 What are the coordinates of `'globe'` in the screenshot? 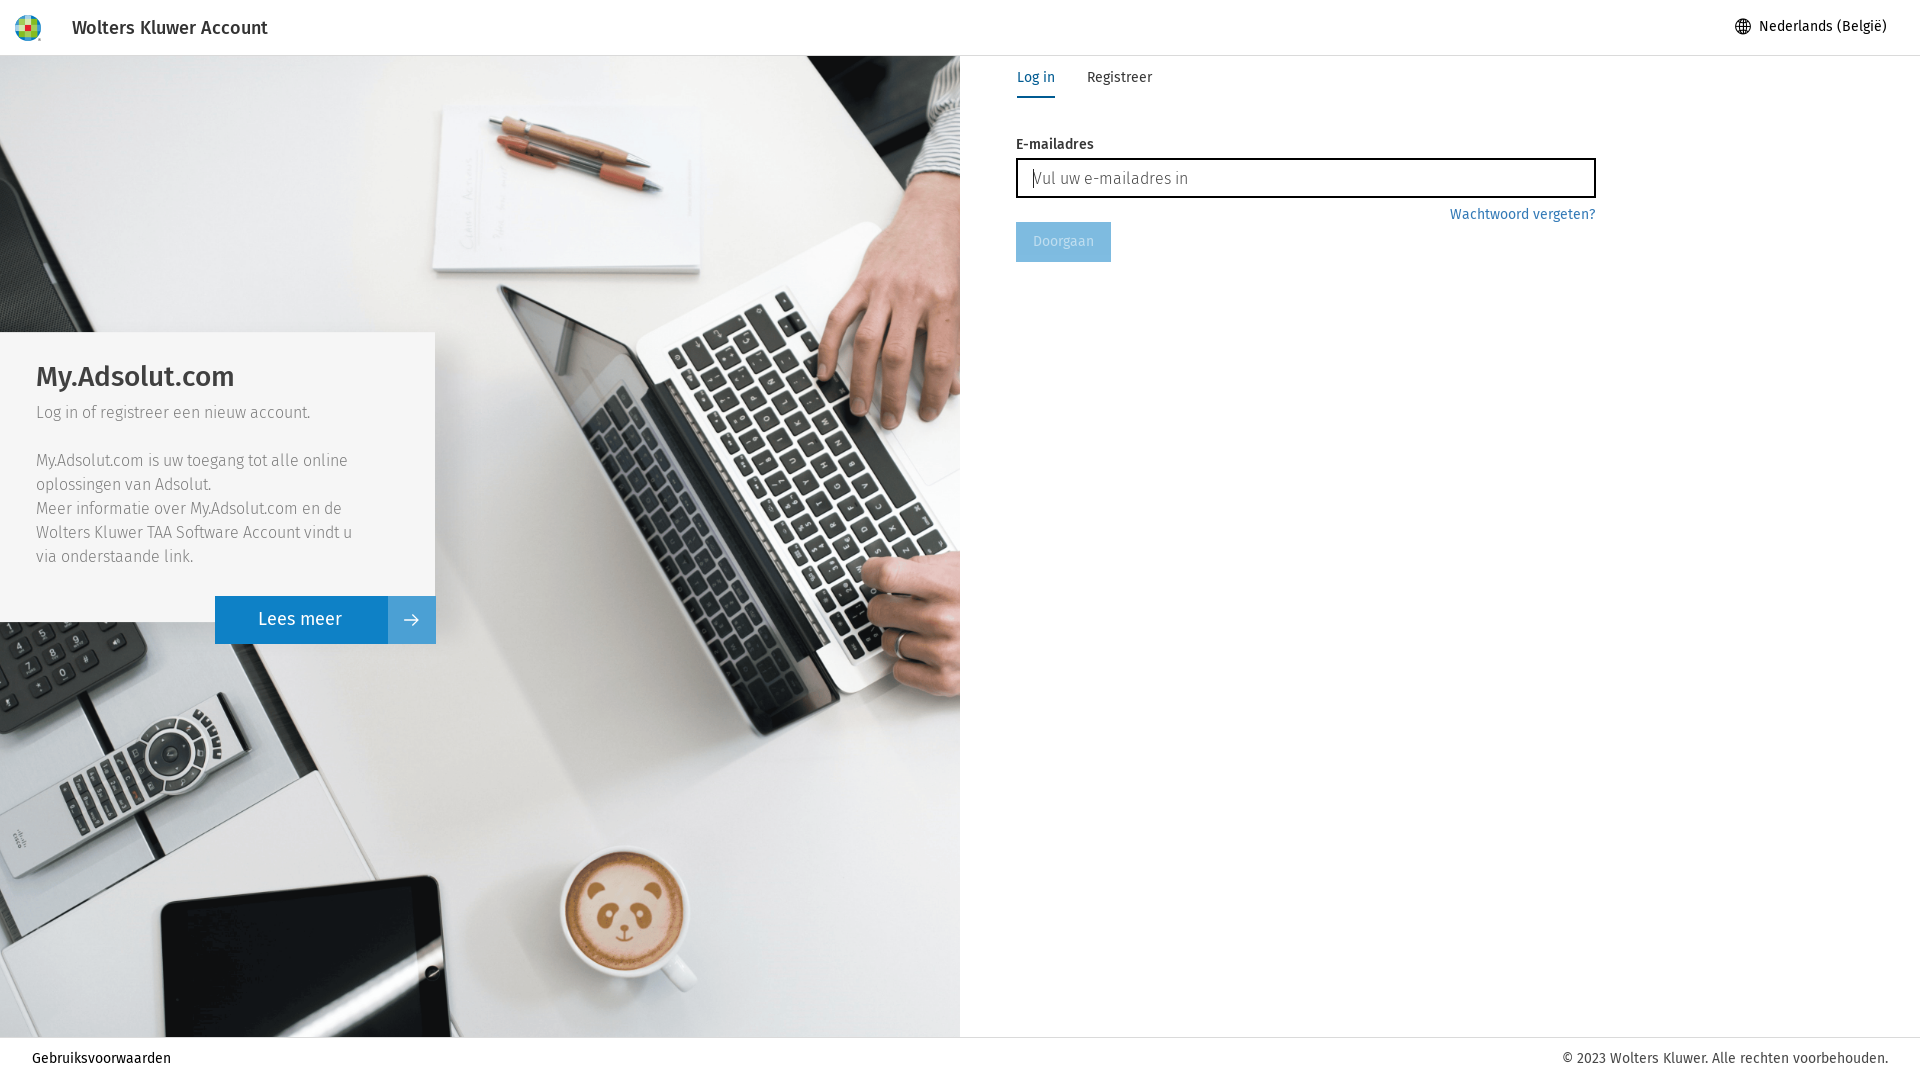 It's located at (1733, 26).